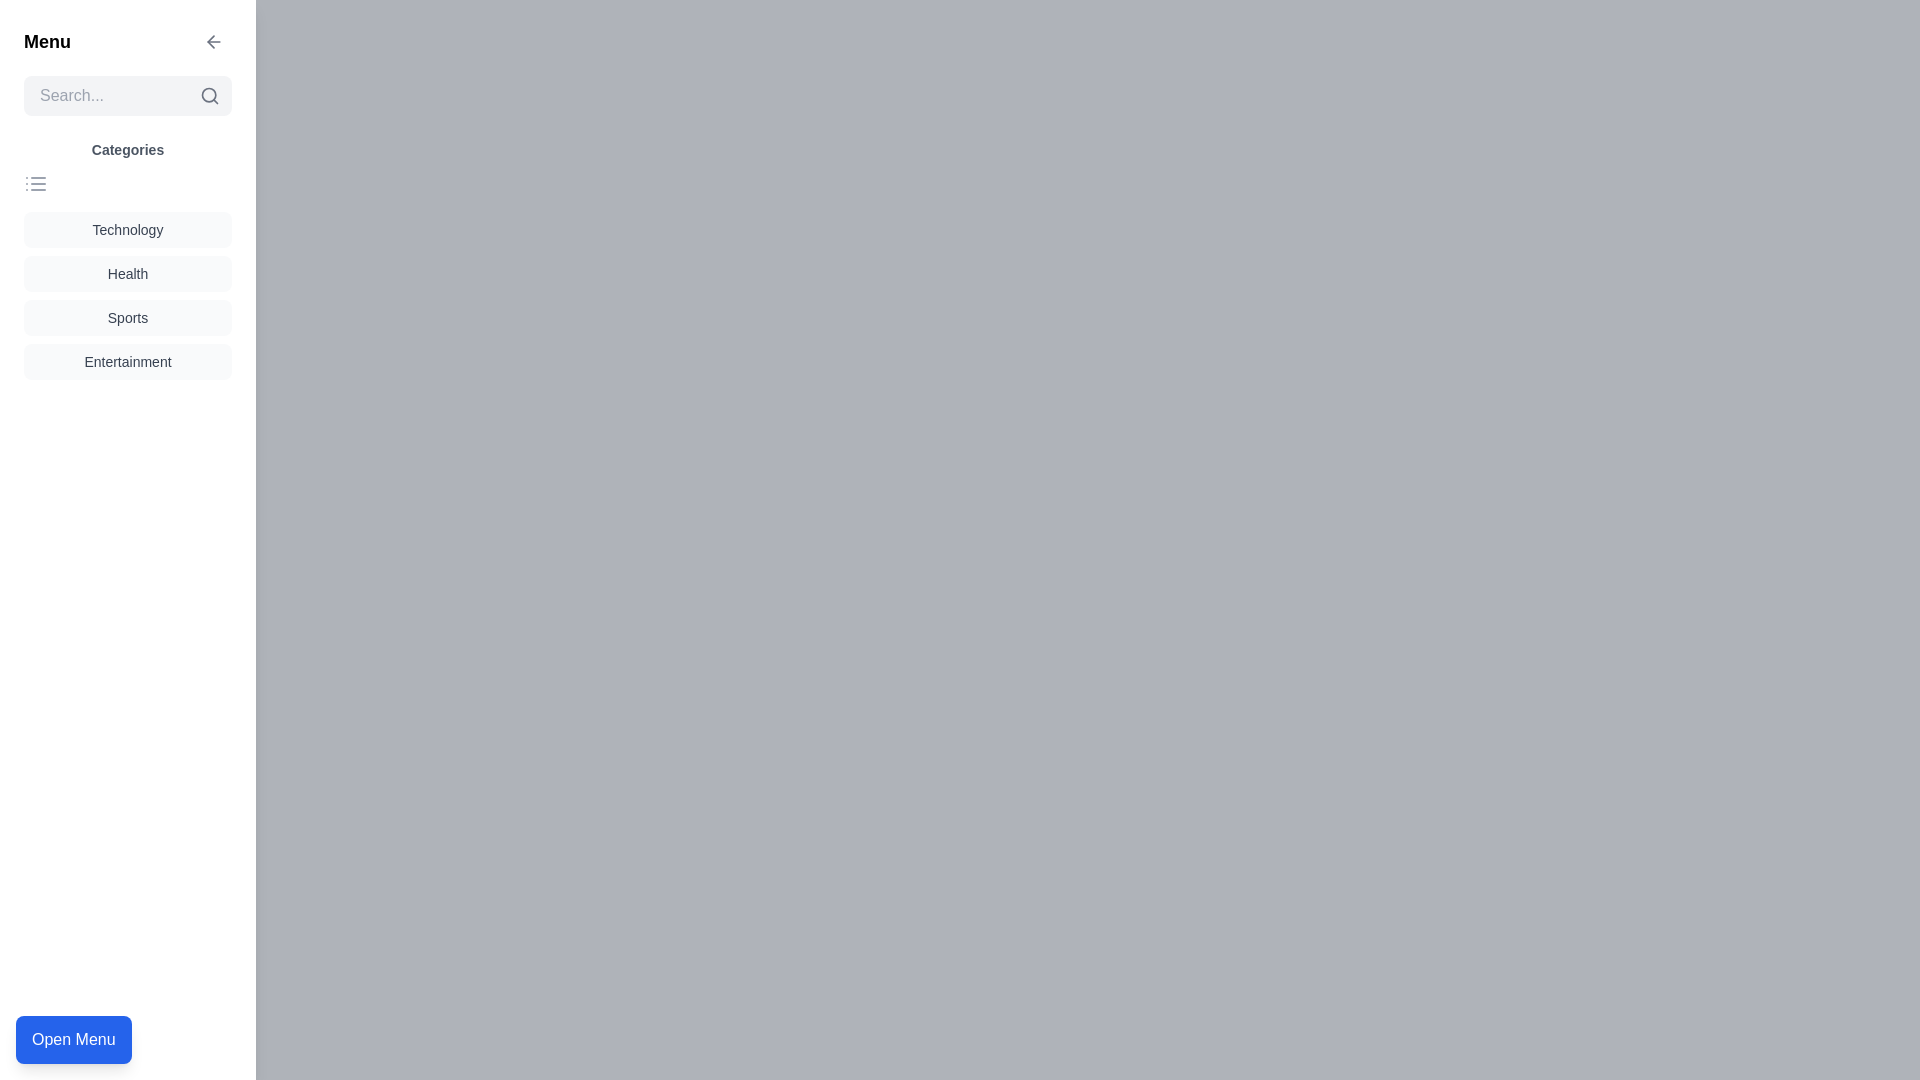 The width and height of the screenshot is (1920, 1080). I want to click on the search icon resembling a magnifying glass, located at the upper-right corner of the input field with placeholder text 'Search...', so click(210, 96).